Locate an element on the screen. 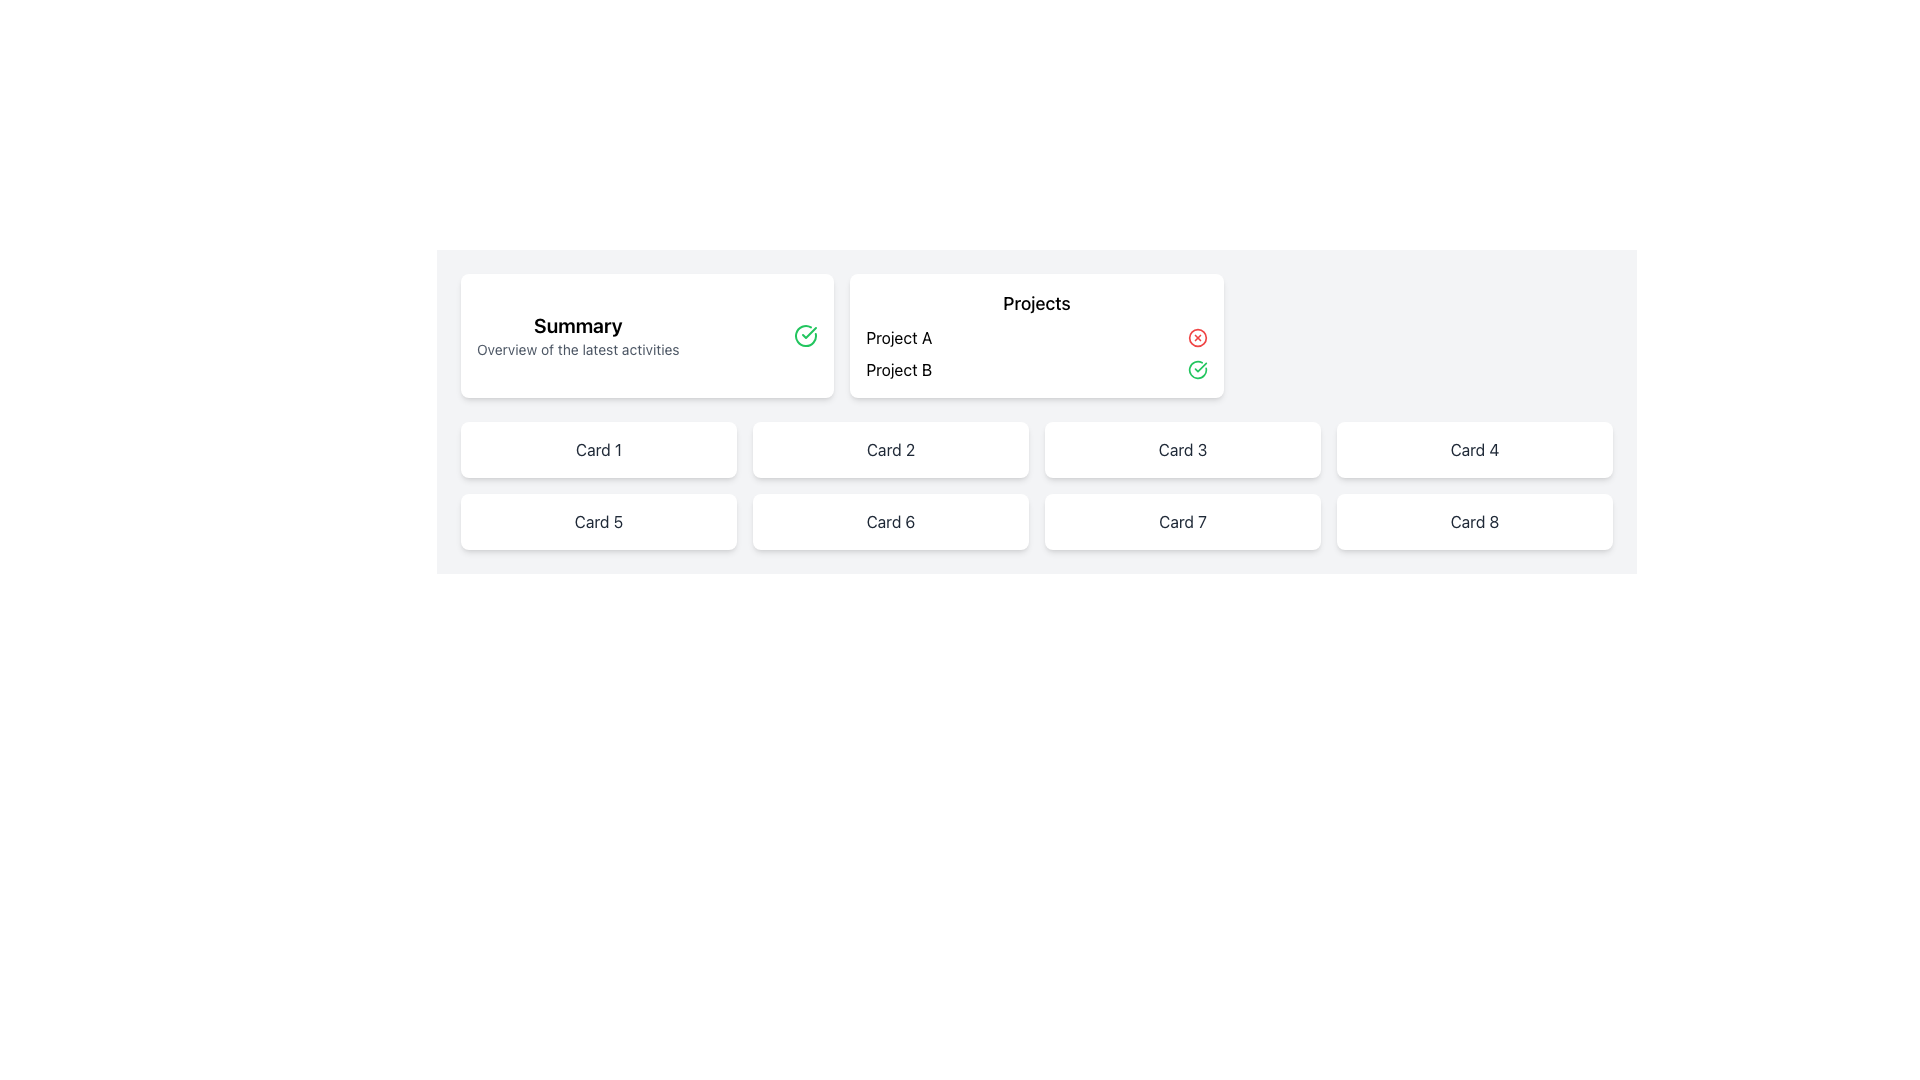 This screenshot has height=1080, width=1920. text displayed on the selectable card item labeled 'Card 3', which is the third item in a horizontally oriented grid layout, positioned between 'Card 2' and 'Card 4' is located at coordinates (1182, 450).